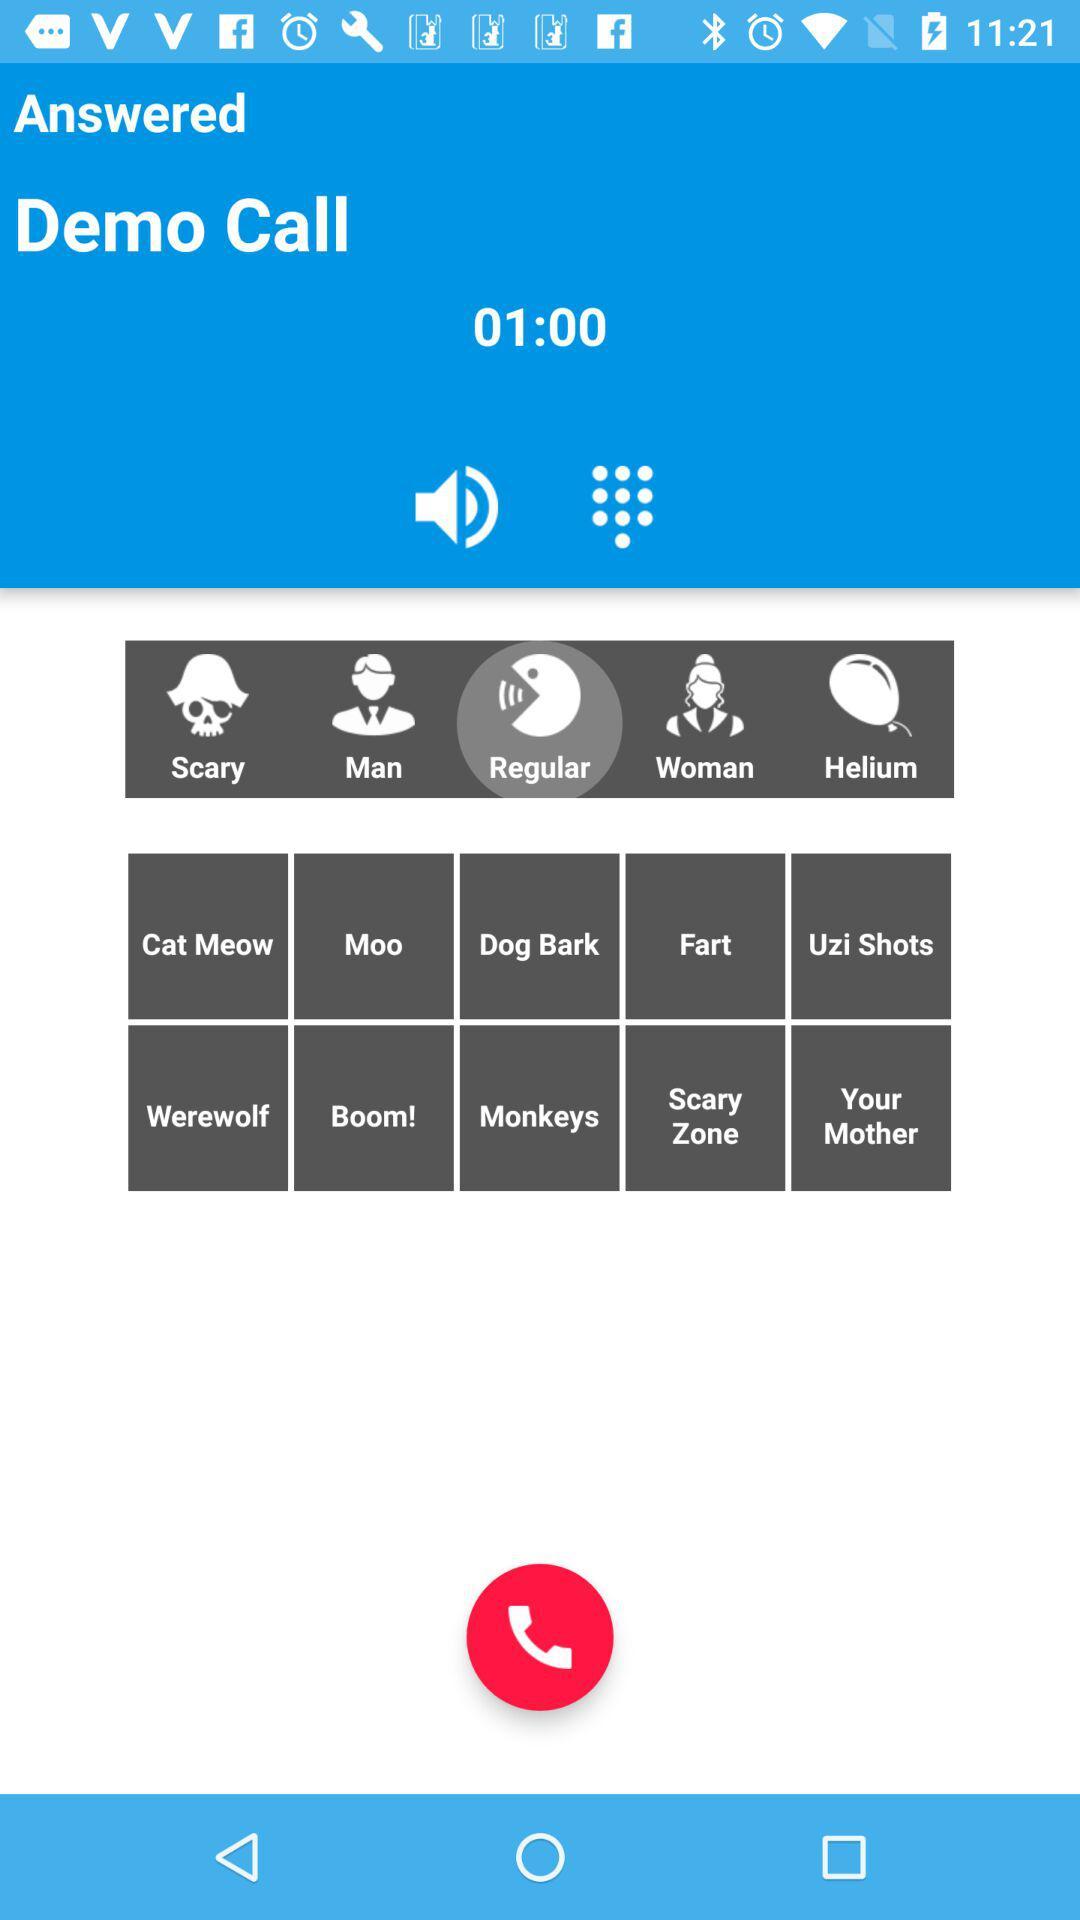 This screenshot has height=1920, width=1080. What do you see at coordinates (704, 719) in the screenshot?
I see `button next to helium` at bounding box center [704, 719].